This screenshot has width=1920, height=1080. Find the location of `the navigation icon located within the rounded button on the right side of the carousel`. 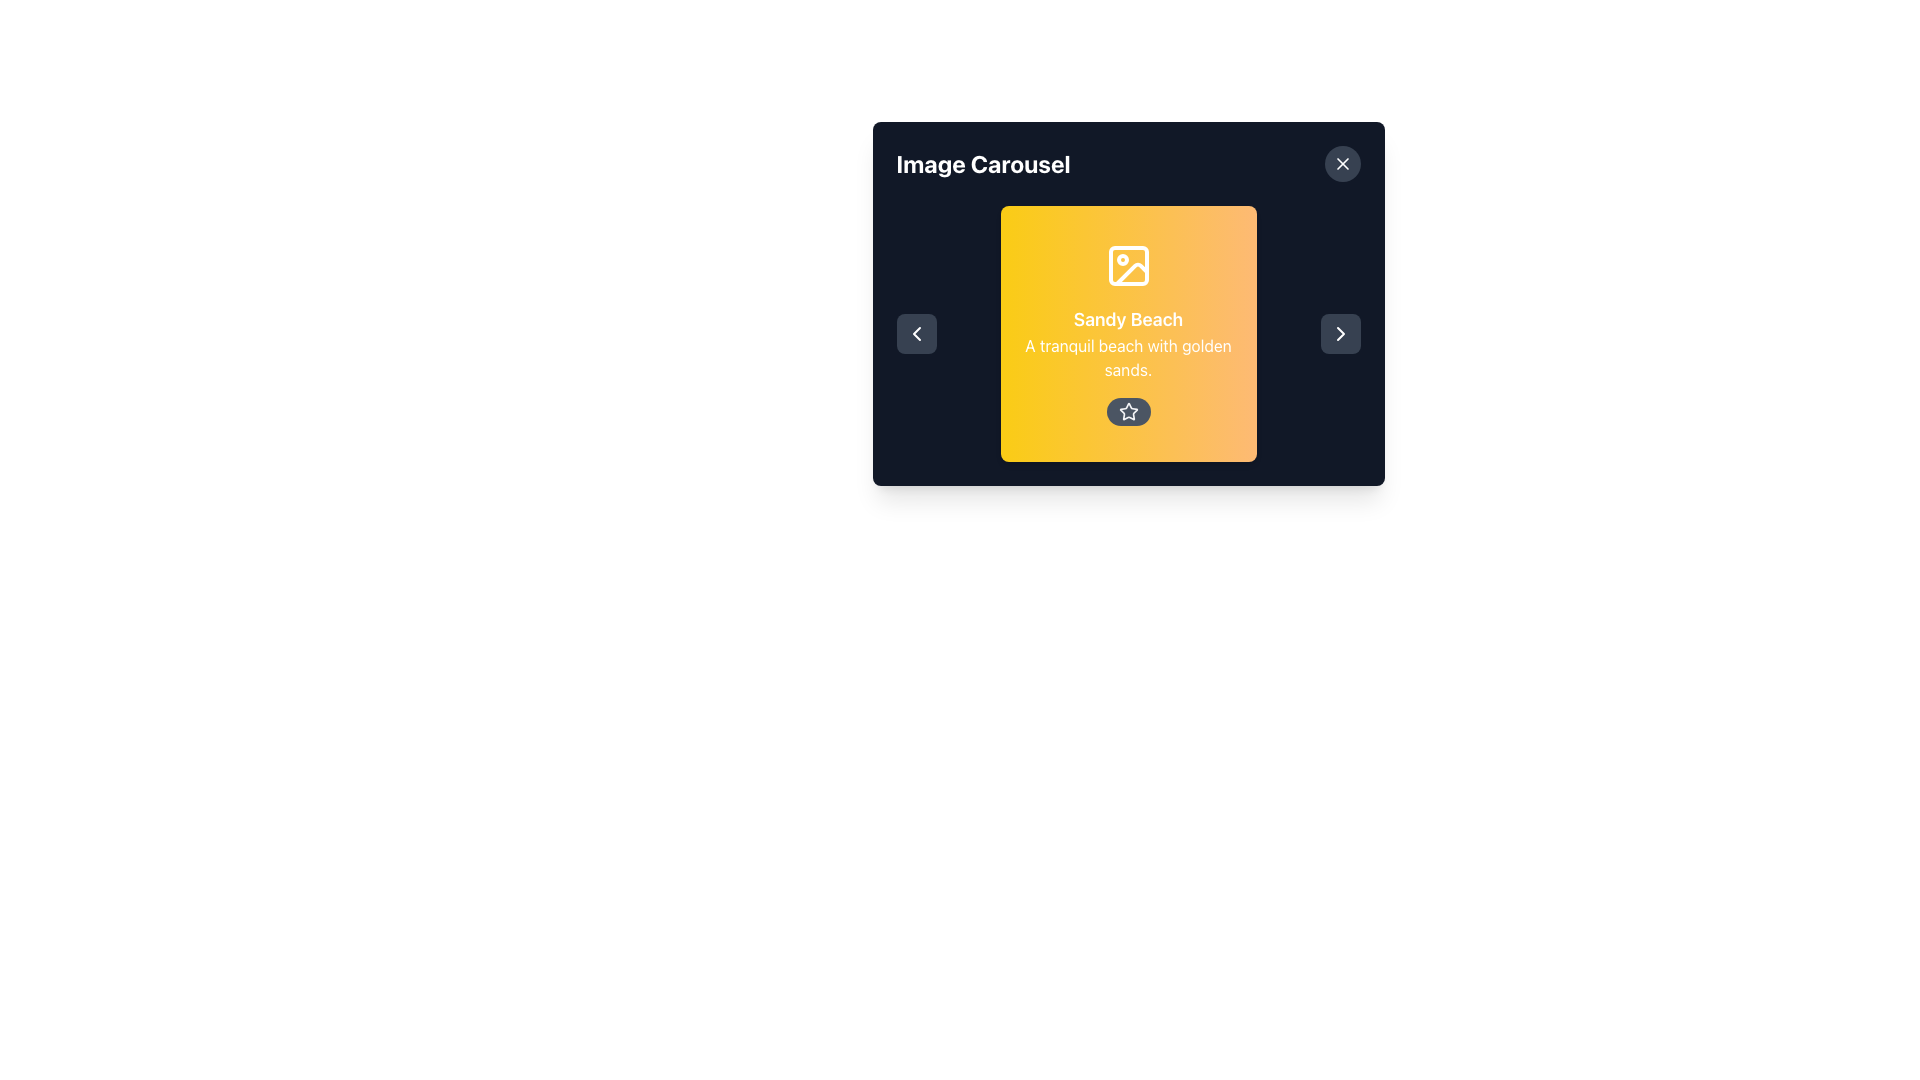

the navigation icon located within the rounded button on the right side of the carousel is located at coordinates (1340, 333).